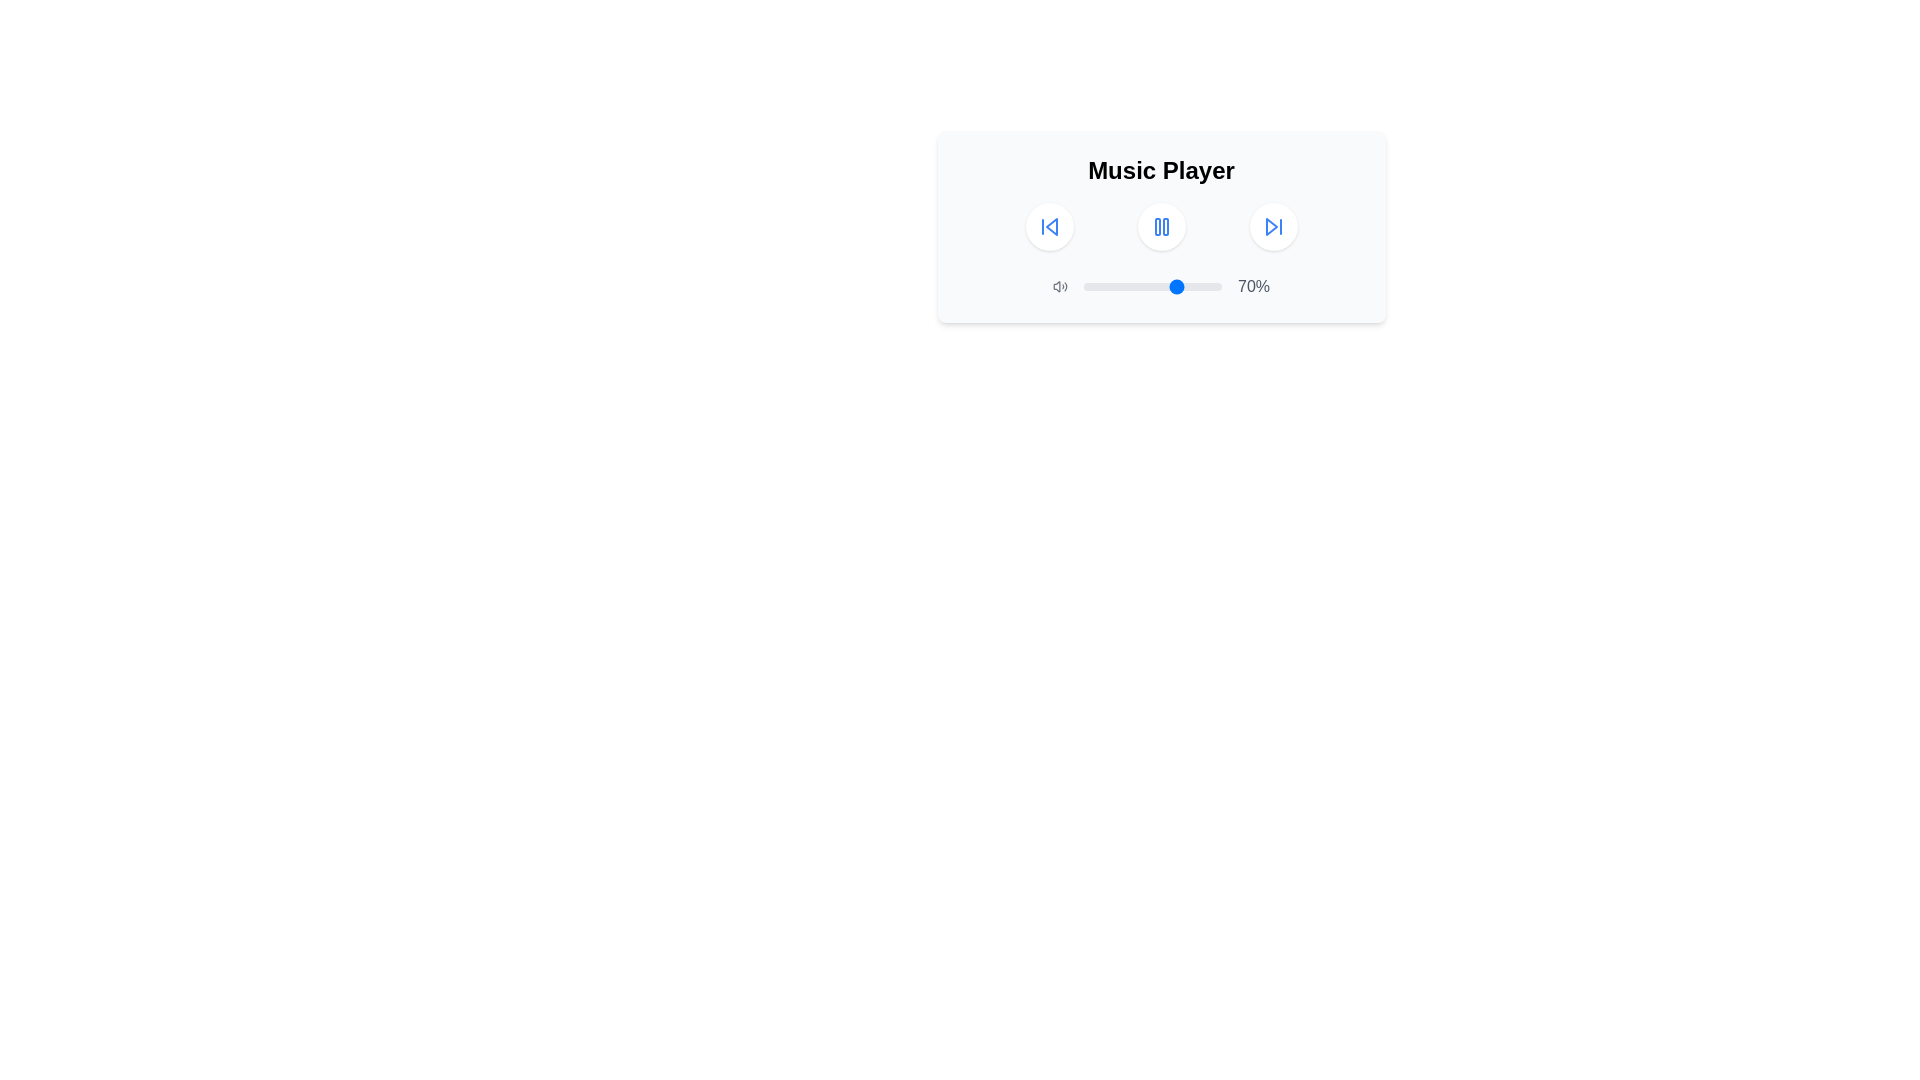  What do you see at coordinates (1132, 286) in the screenshot?
I see `the slider` at bounding box center [1132, 286].